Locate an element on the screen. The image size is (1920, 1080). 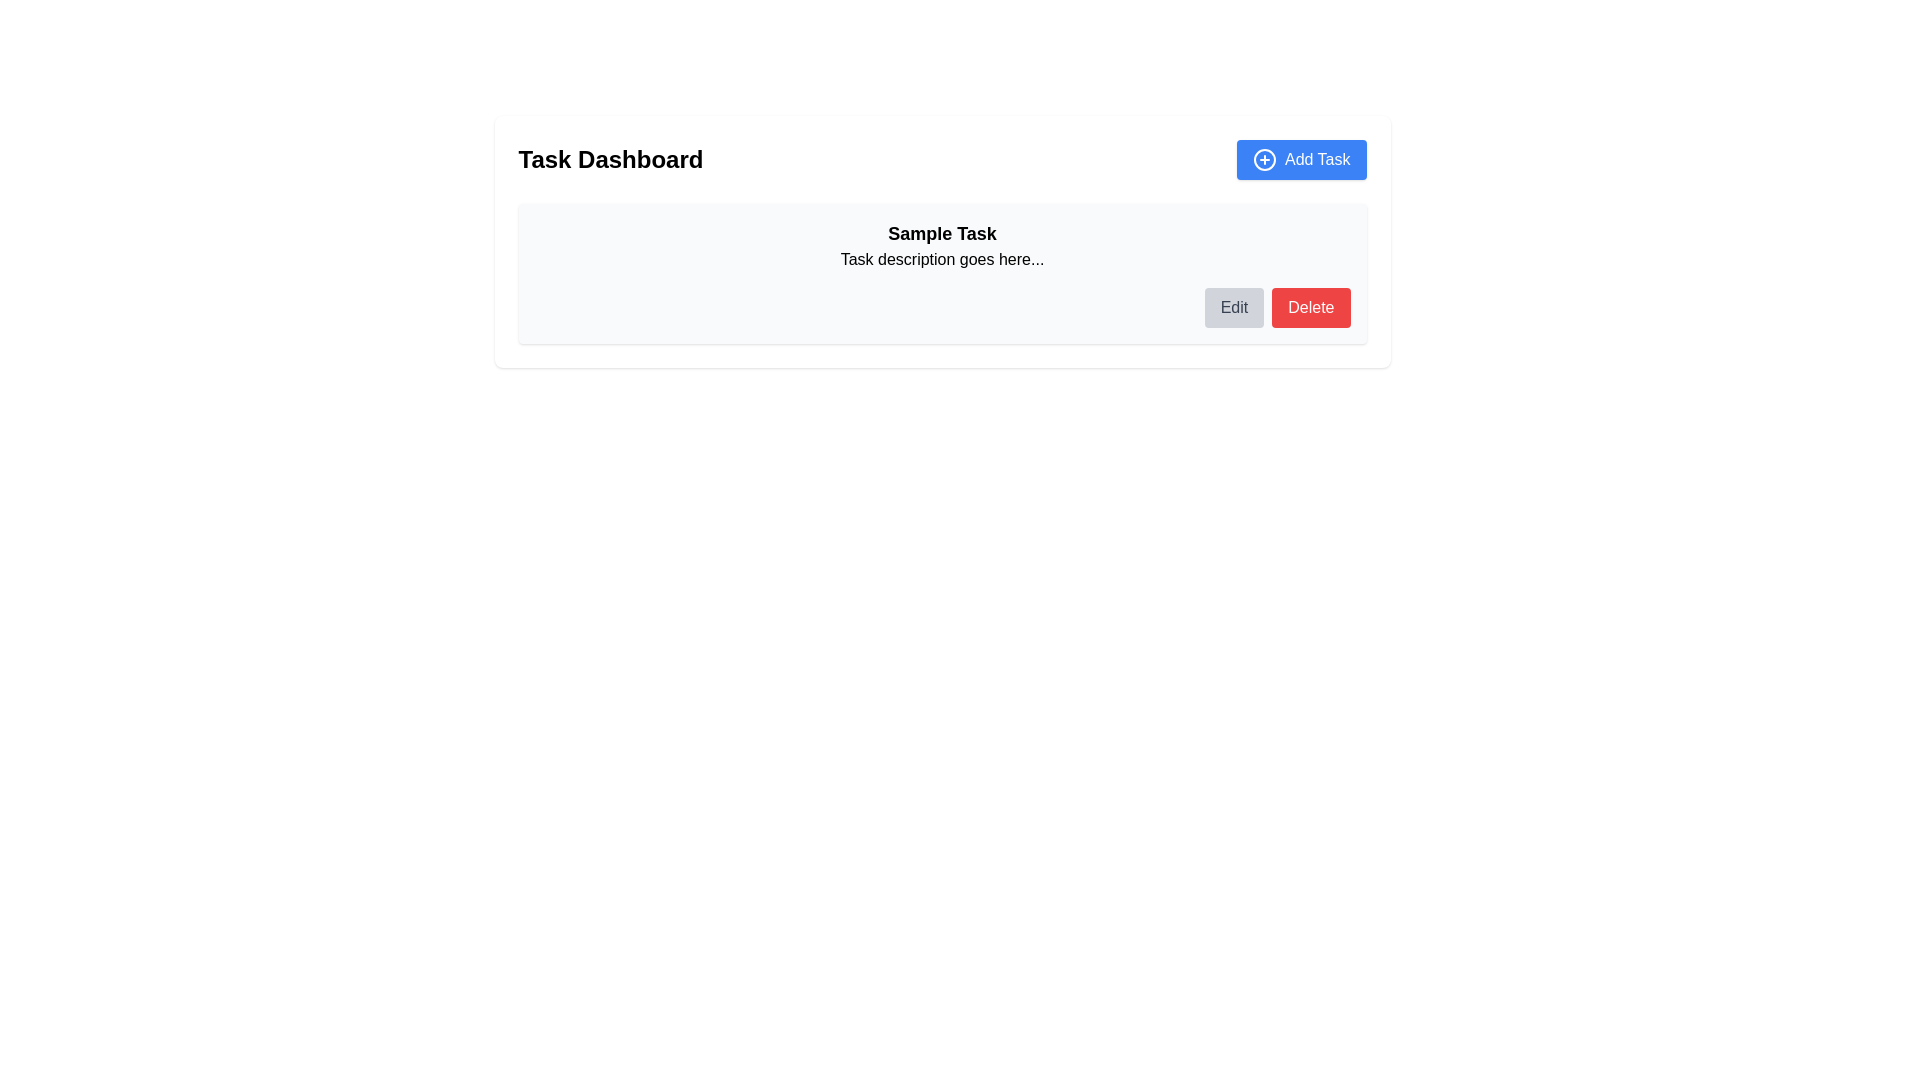
the circular blue and white icon with a plus sign located within the 'Add Task' button at the top-right corner of the interface is located at coordinates (1263, 158).